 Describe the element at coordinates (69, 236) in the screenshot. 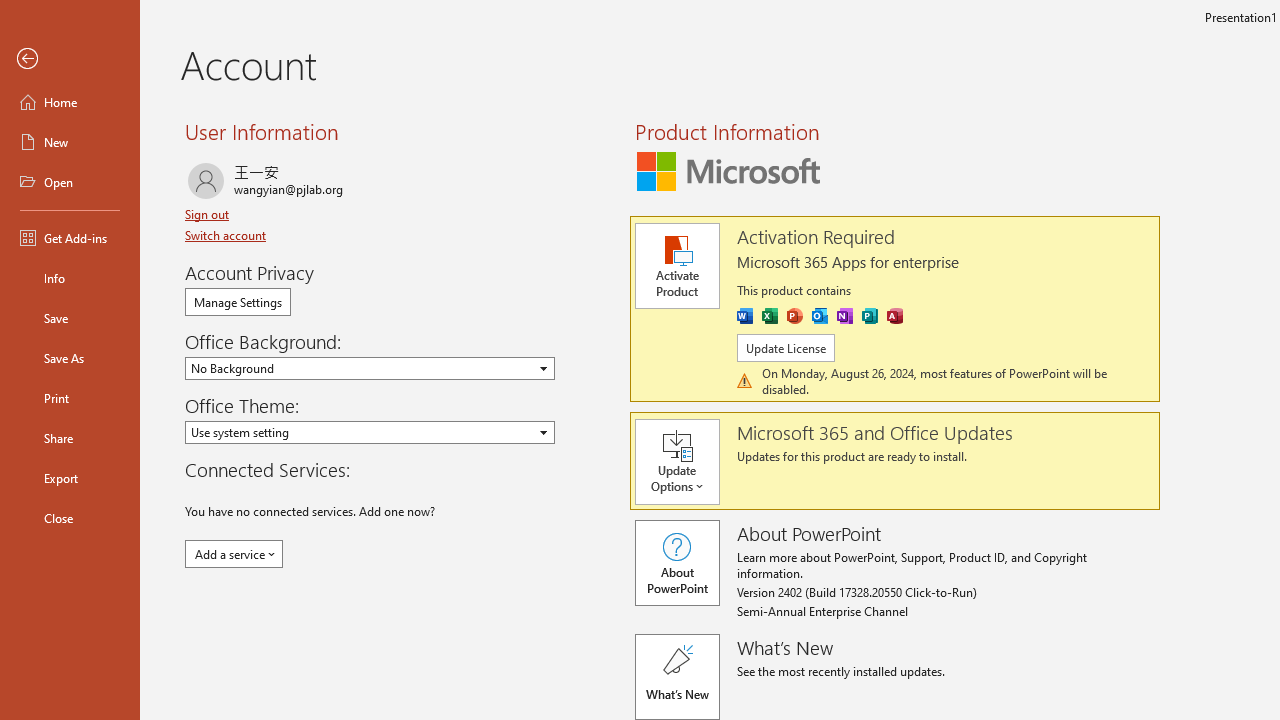

I see `'Get Add-ins'` at that location.